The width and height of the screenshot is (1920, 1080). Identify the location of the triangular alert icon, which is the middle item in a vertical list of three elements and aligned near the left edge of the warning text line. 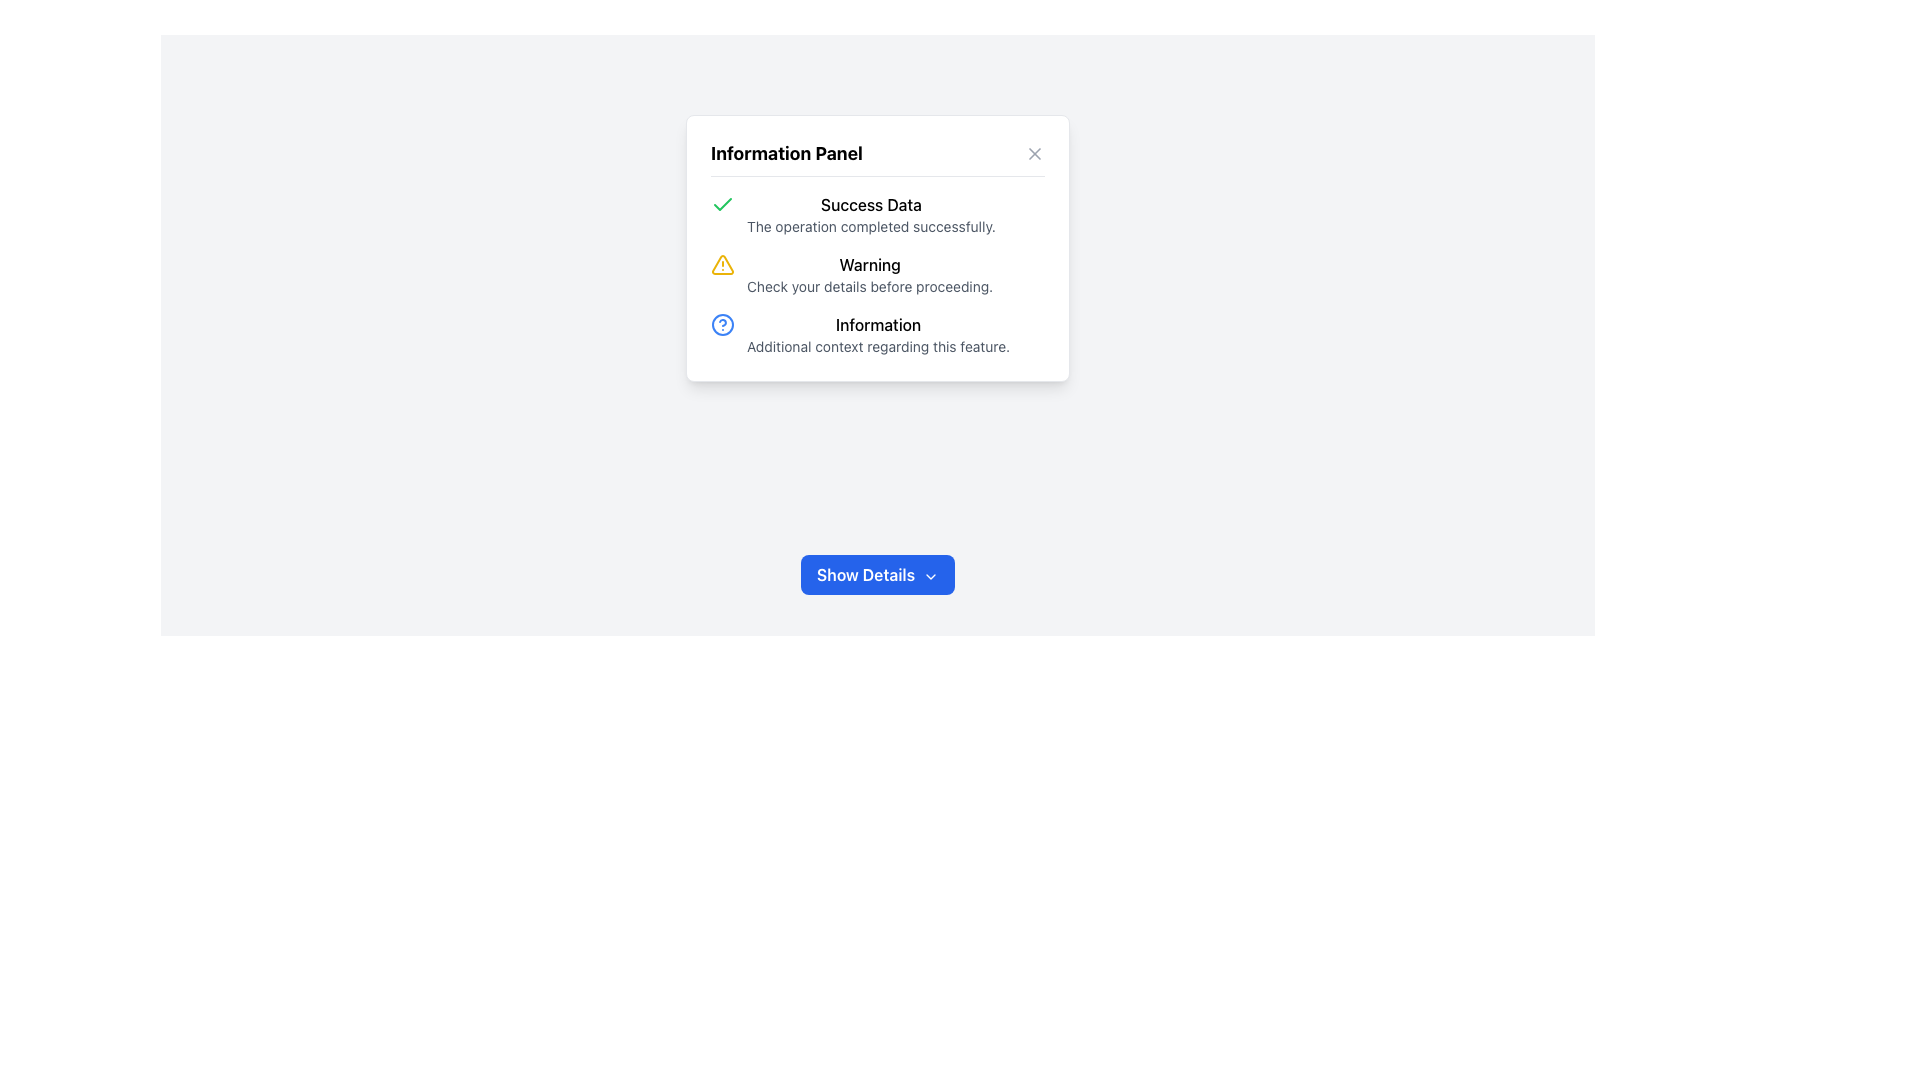
(722, 264).